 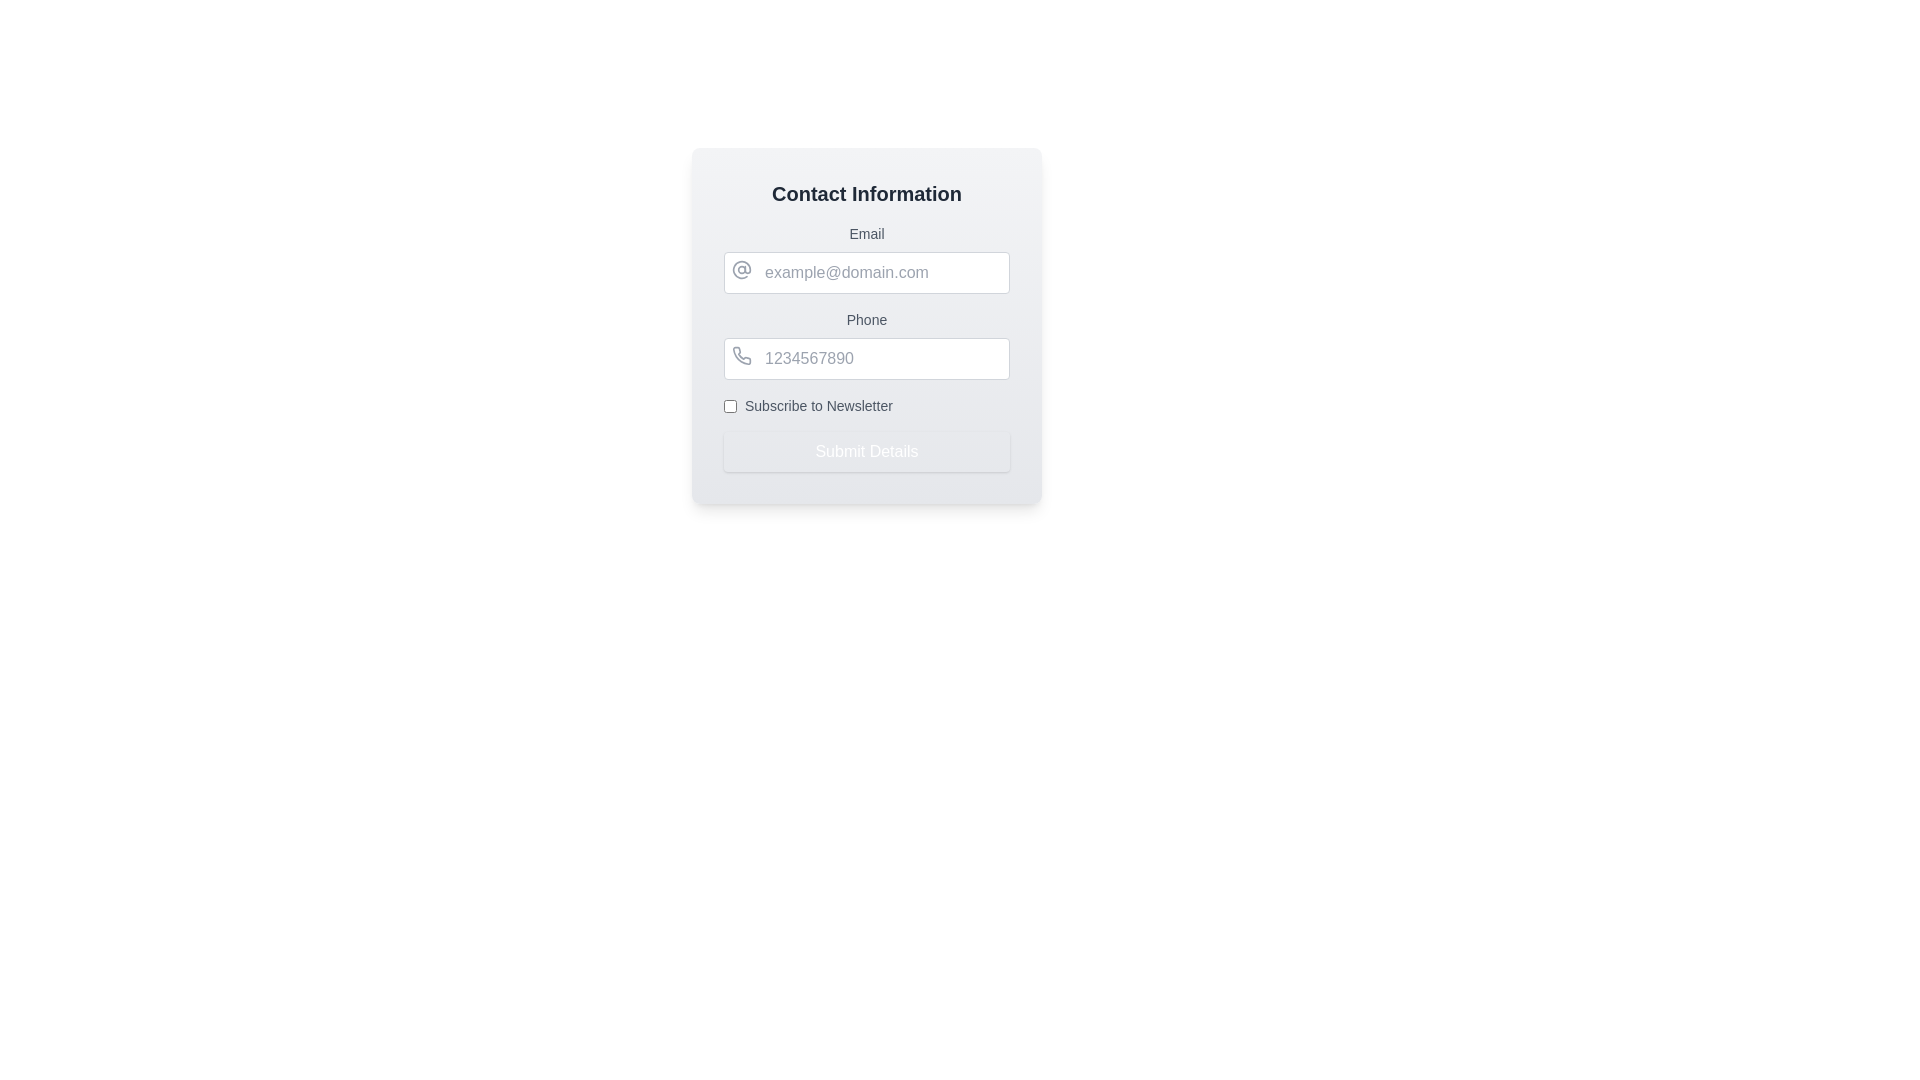 What do you see at coordinates (741, 354) in the screenshot?
I see `the phone number input field icon, which is positioned at the top-left corner of the input field and serves as a visual aid for entering a phone number` at bounding box center [741, 354].